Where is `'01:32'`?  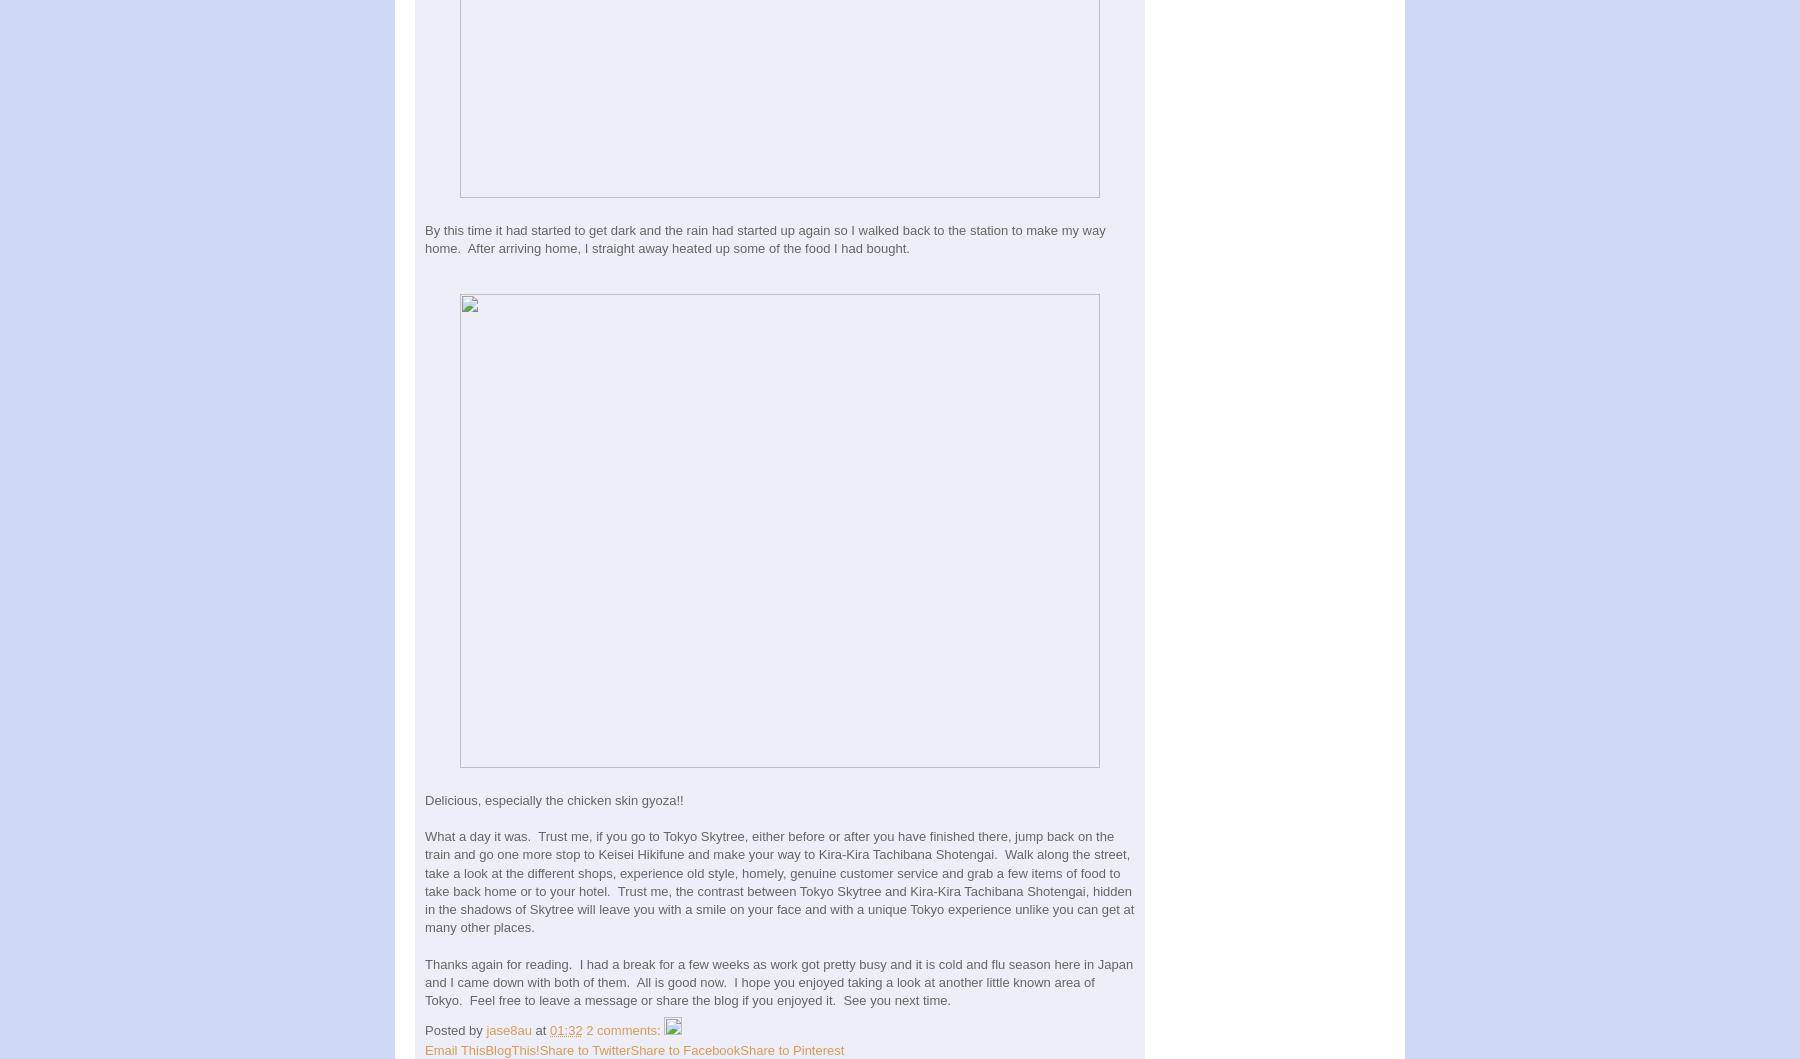
'01:32' is located at coordinates (565, 1028).